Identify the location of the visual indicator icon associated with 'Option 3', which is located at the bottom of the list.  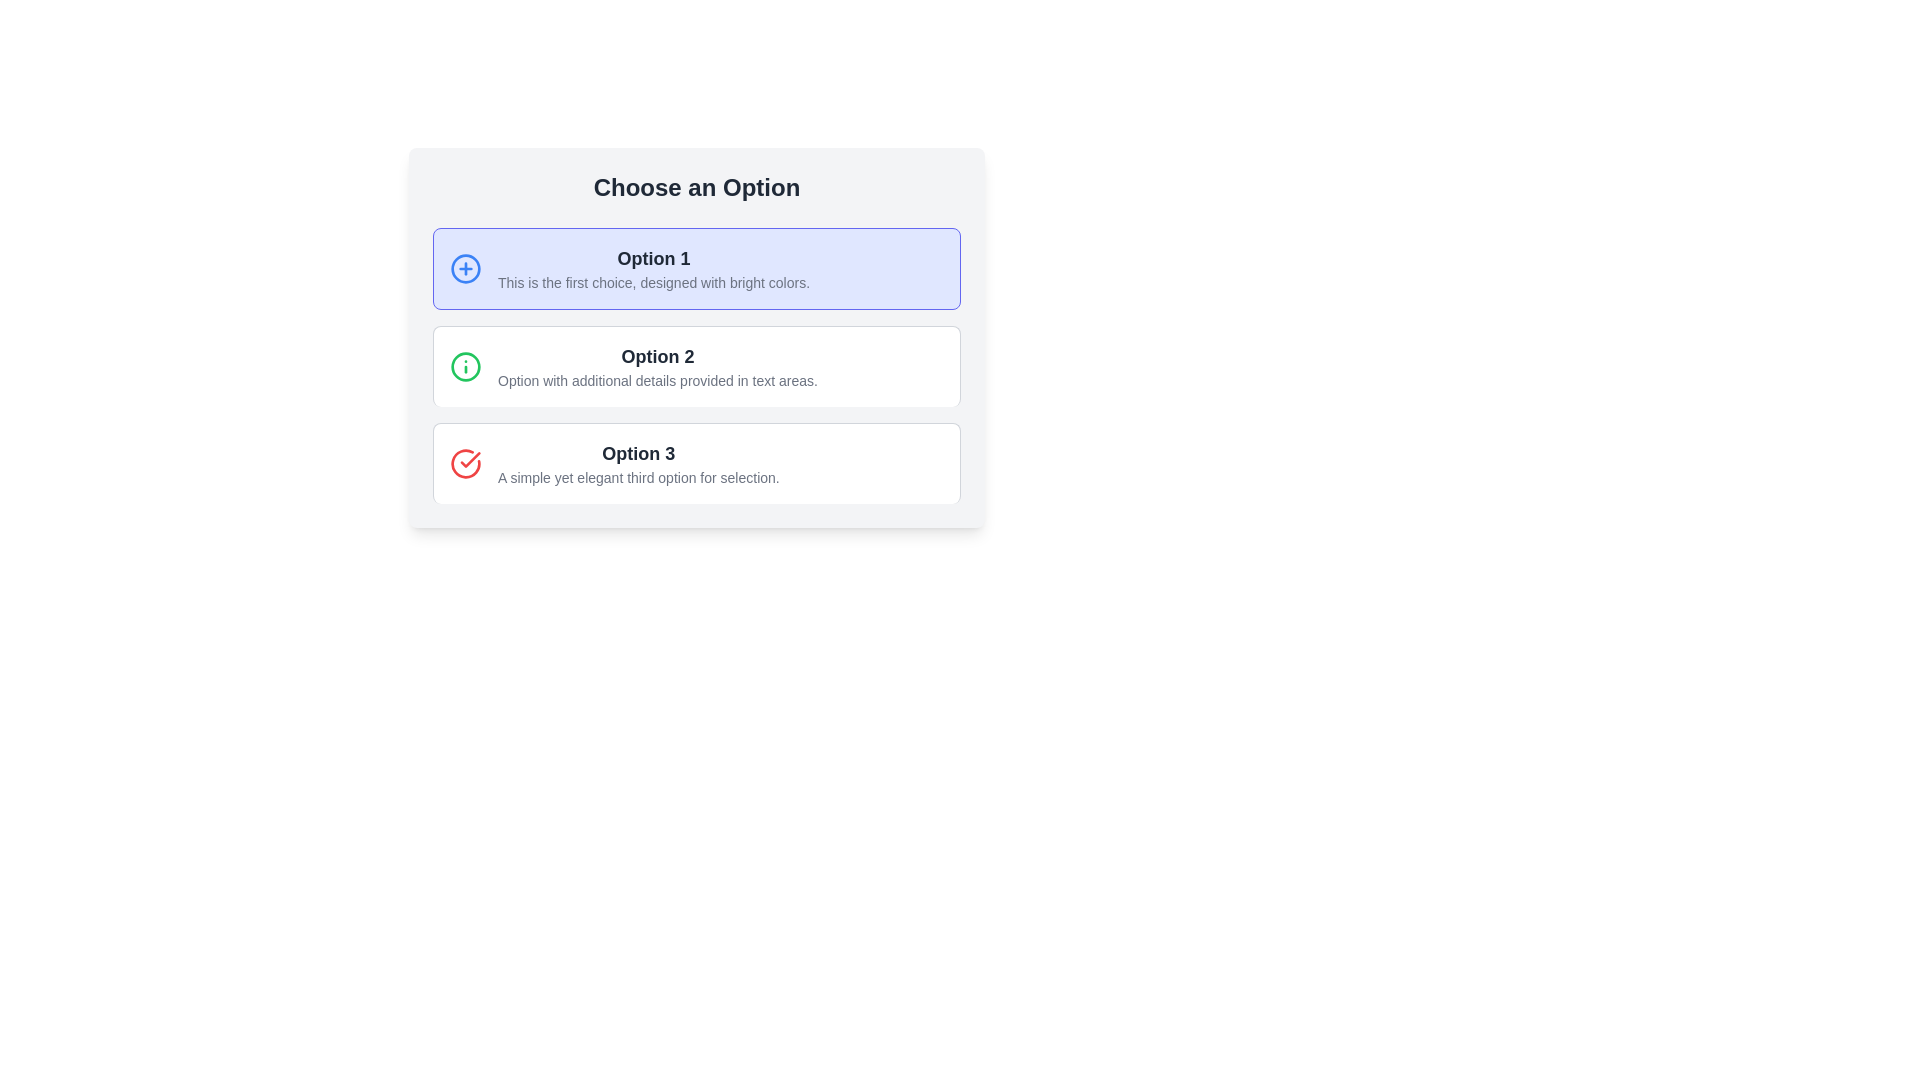
(464, 463).